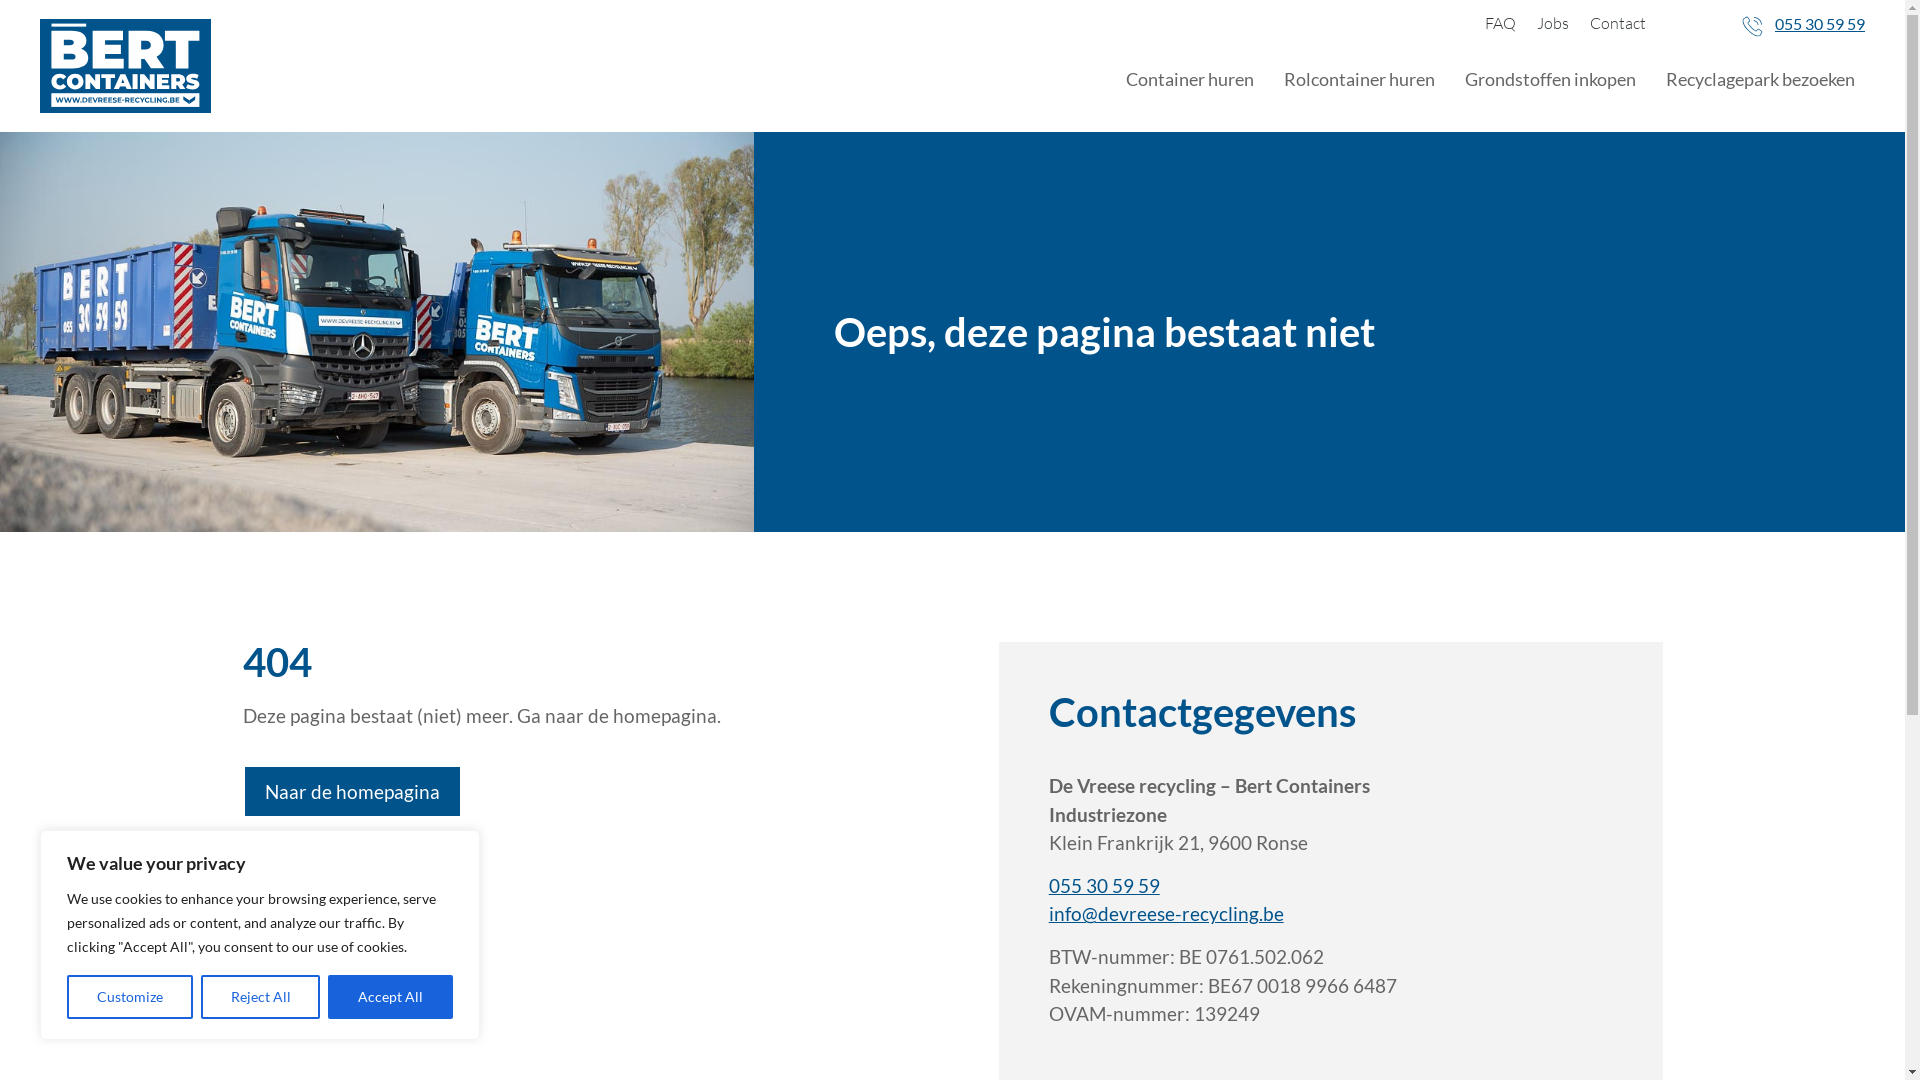 This screenshot has width=1920, height=1080. What do you see at coordinates (1048, 913) in the screenshot?
I see `'info@devreese-recycling.be'` at bounding box center [1048, 913].